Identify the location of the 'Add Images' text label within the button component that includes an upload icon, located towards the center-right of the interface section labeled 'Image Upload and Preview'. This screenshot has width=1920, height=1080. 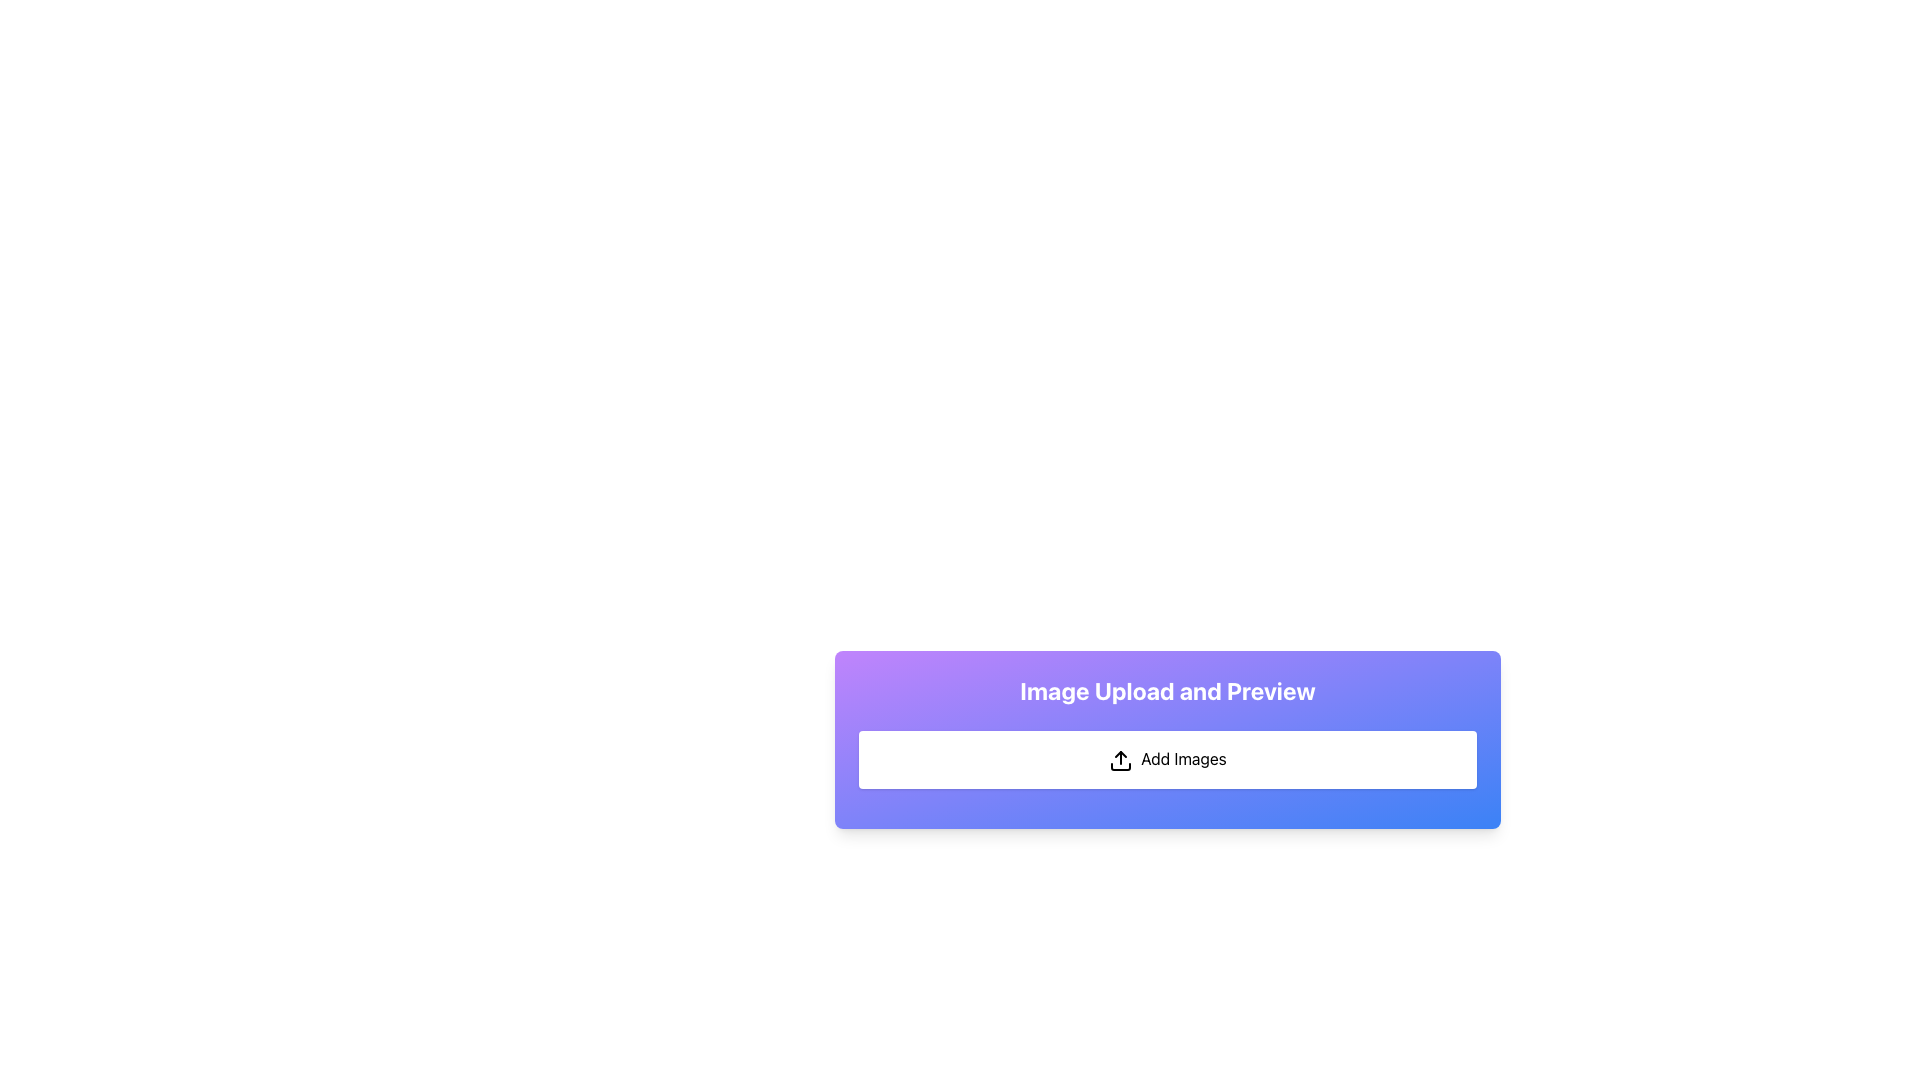
(1184, 759).